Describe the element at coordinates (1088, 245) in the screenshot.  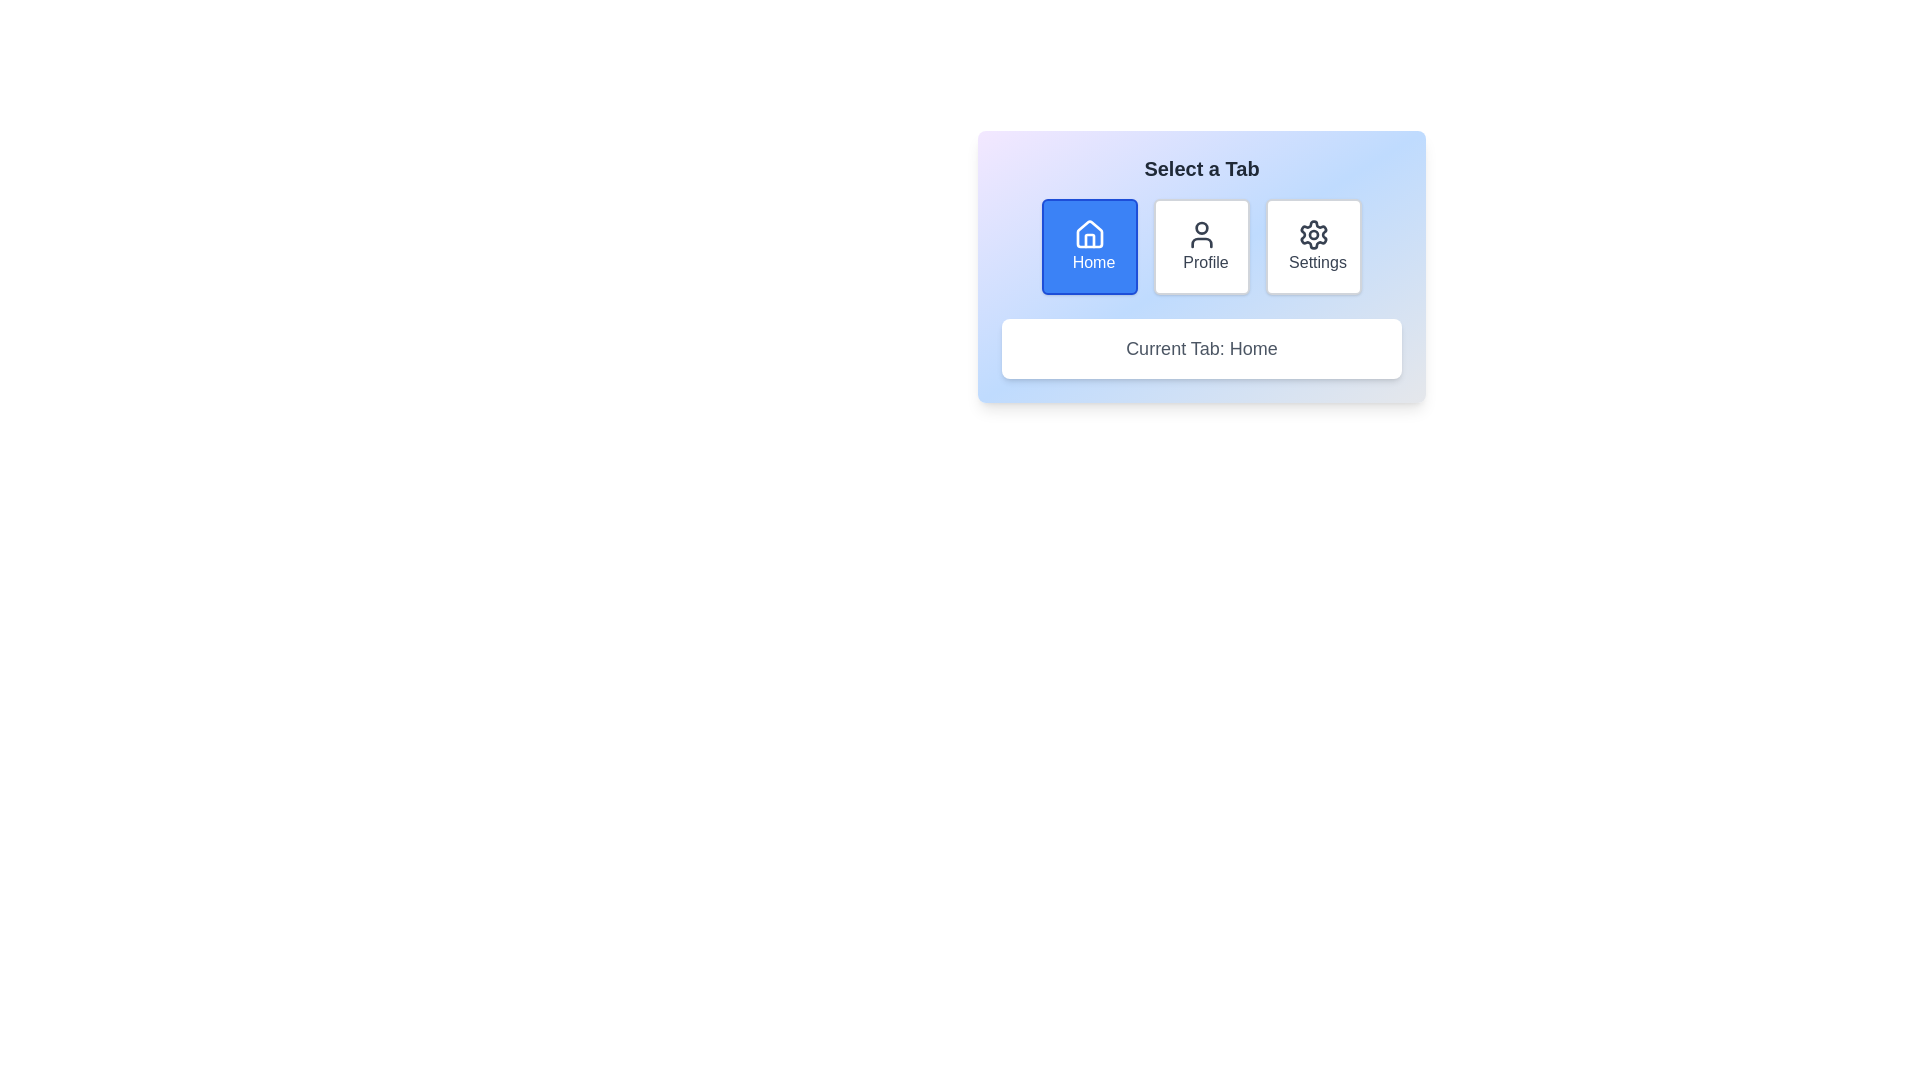
I see `the first navigation button from the left in the horizontal row beneath the 'Select a Tab' label` at that location.